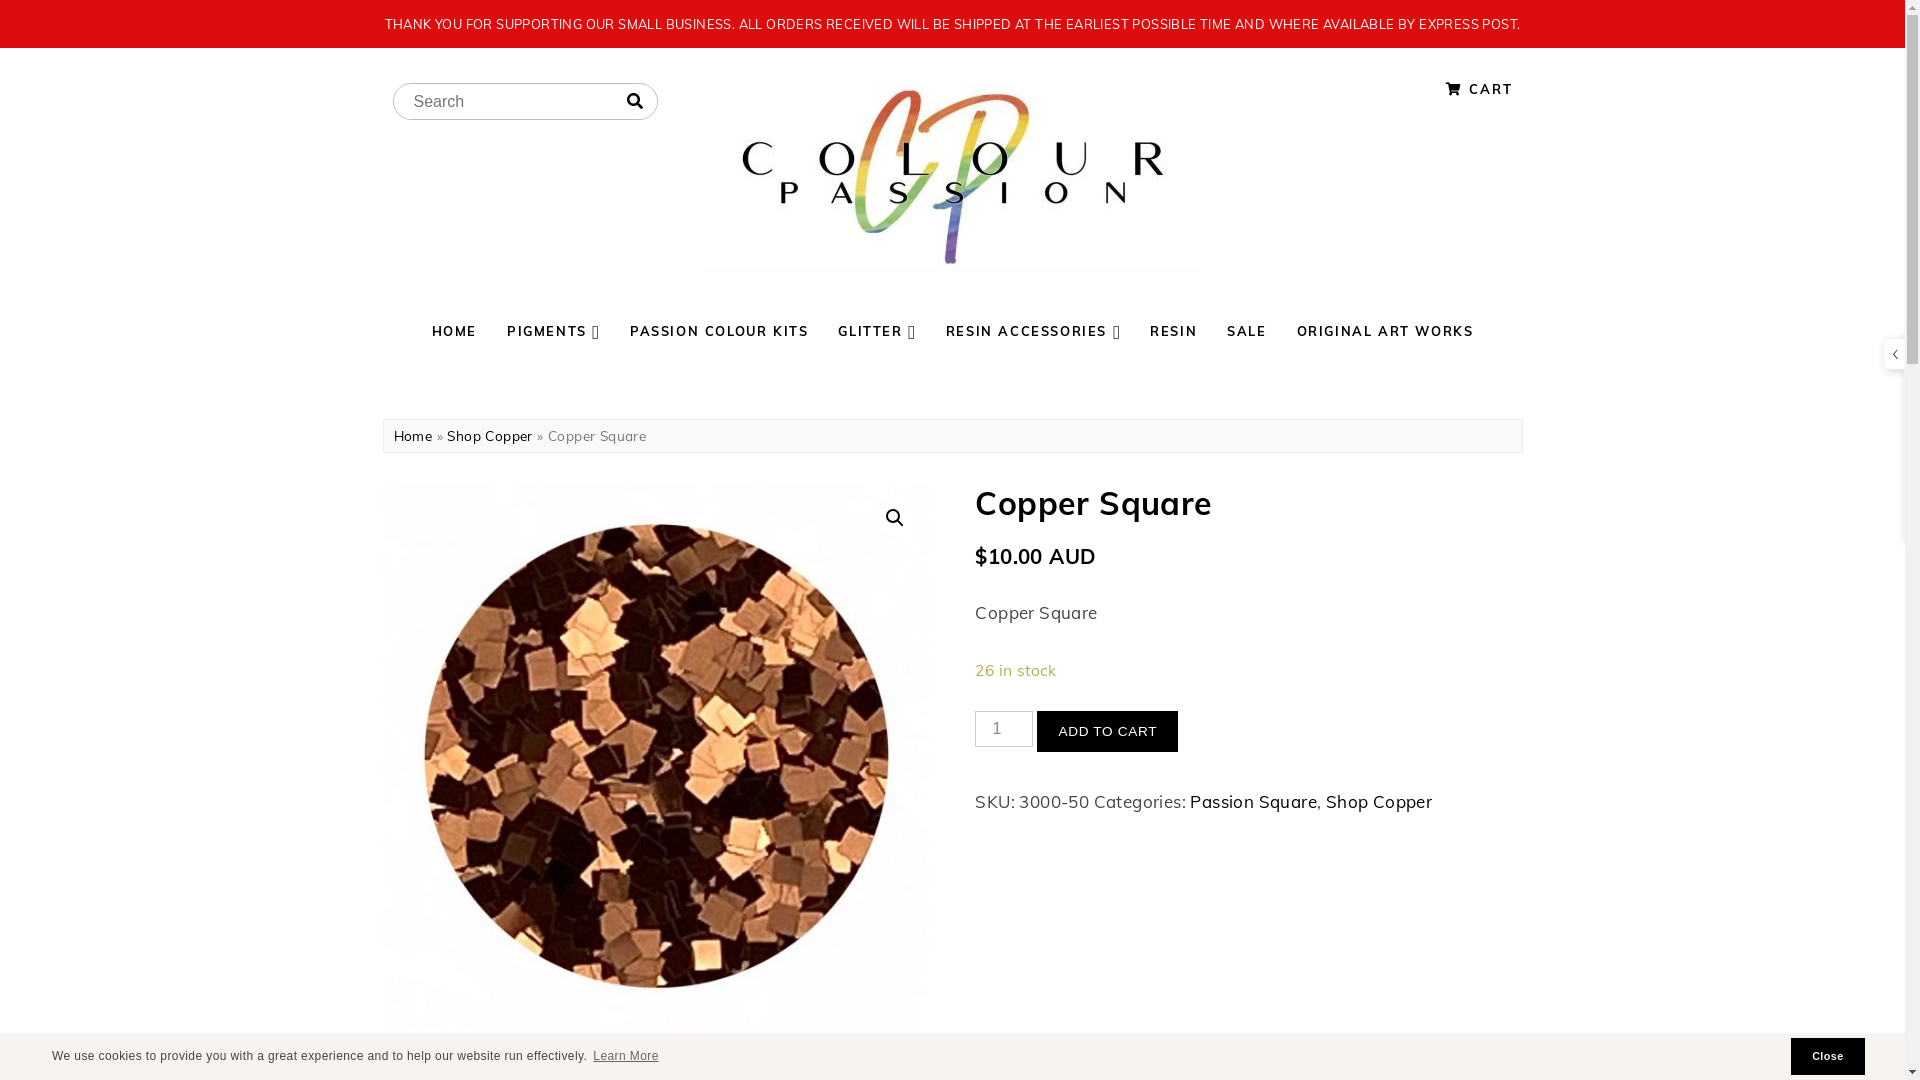 The width and height of the screenshot is (1920, 1080). I want to click on 'ORIGINAL ART WORKS', so click(1384, 330).